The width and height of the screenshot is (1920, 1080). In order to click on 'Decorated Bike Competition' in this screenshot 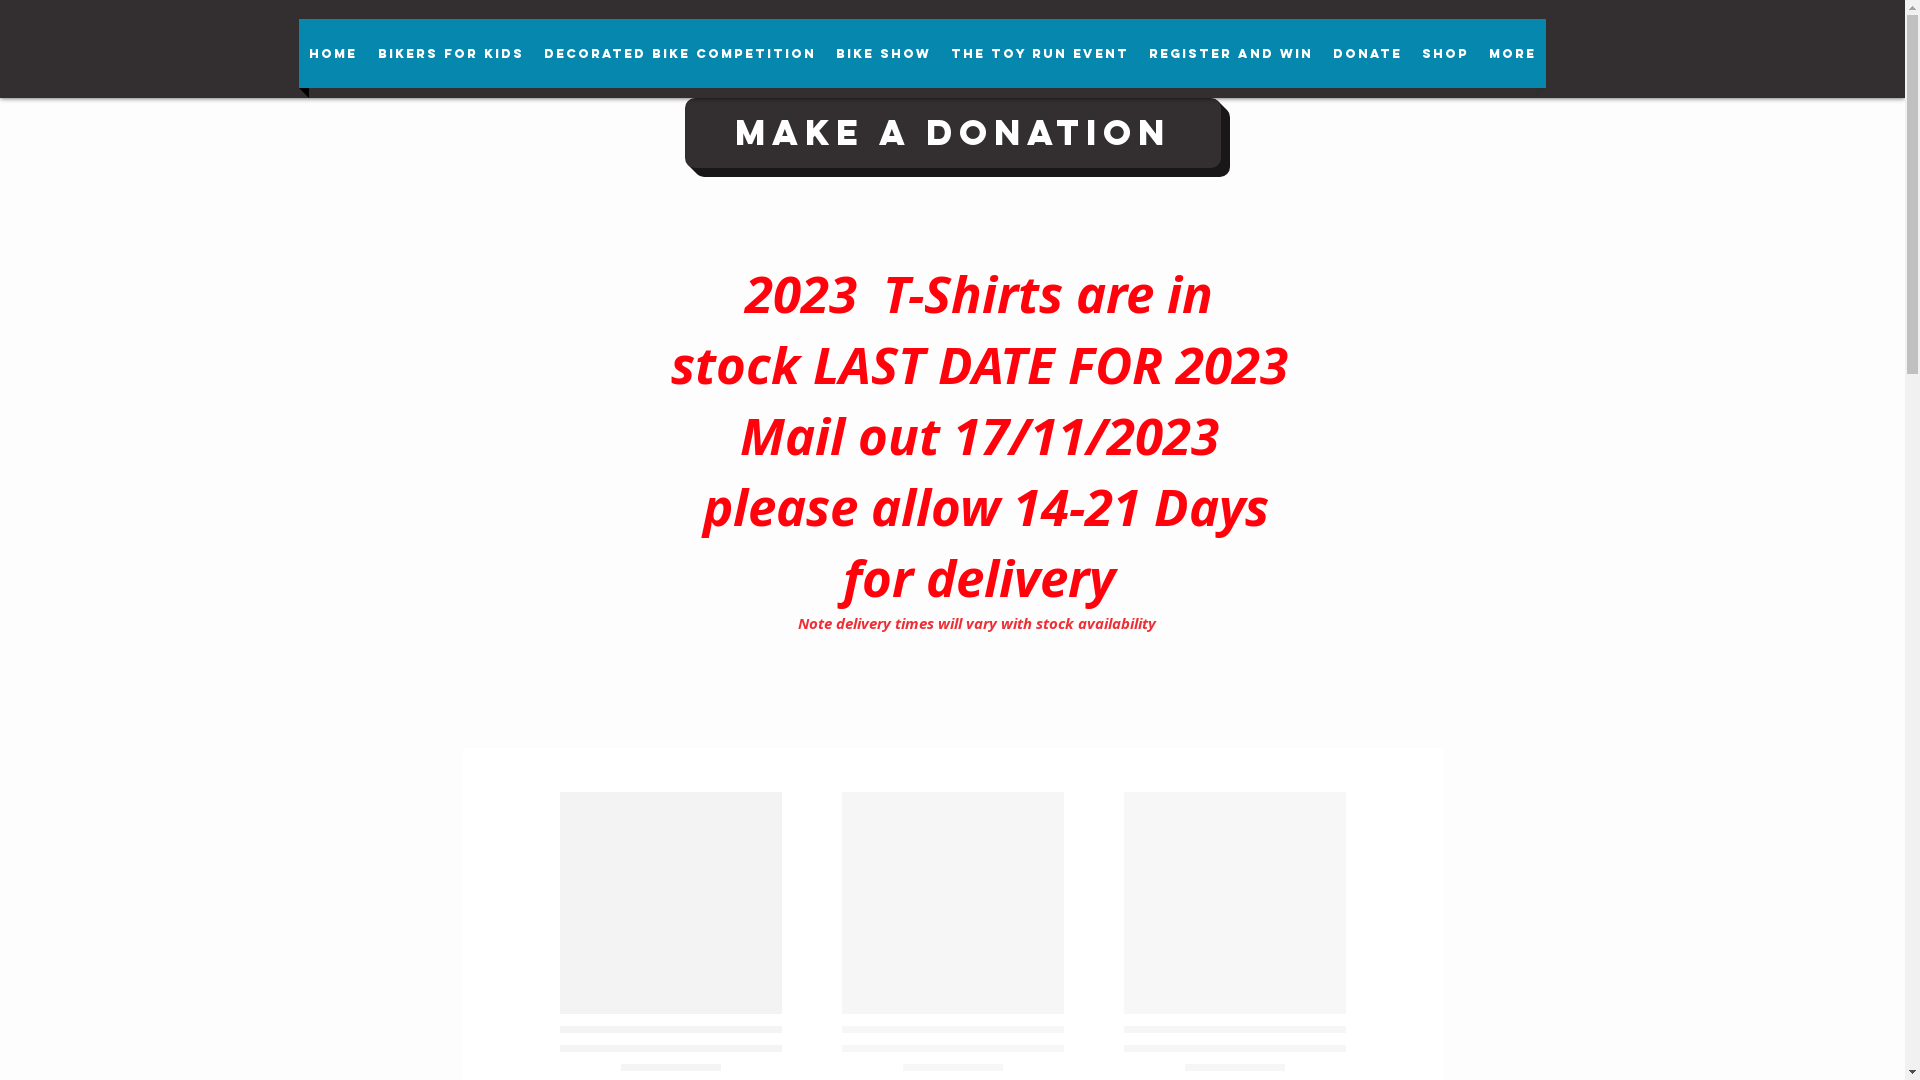, I will do `click(680, 52)`.